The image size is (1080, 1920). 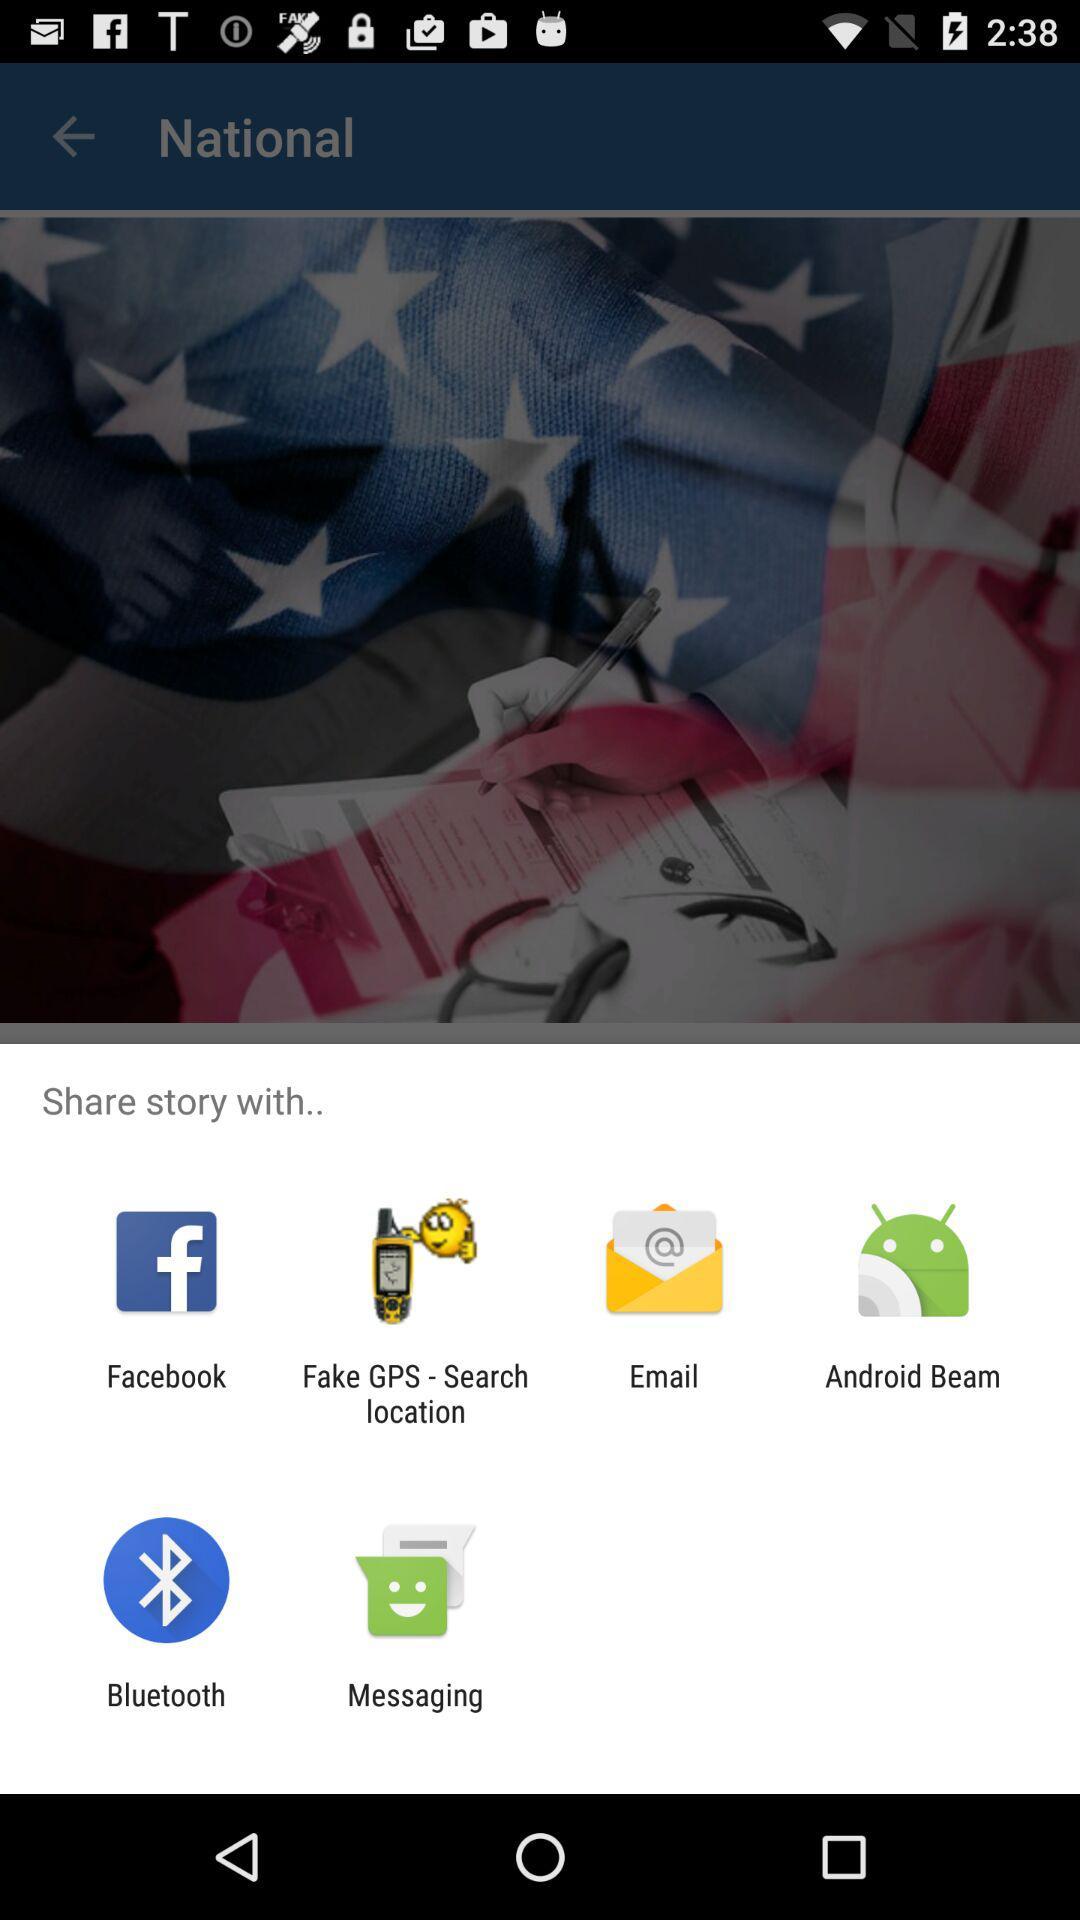 What do you see at coordinates (414, 1392) in the screenshot?
I see `icon next to the email` at bounding box center [414, 1392].